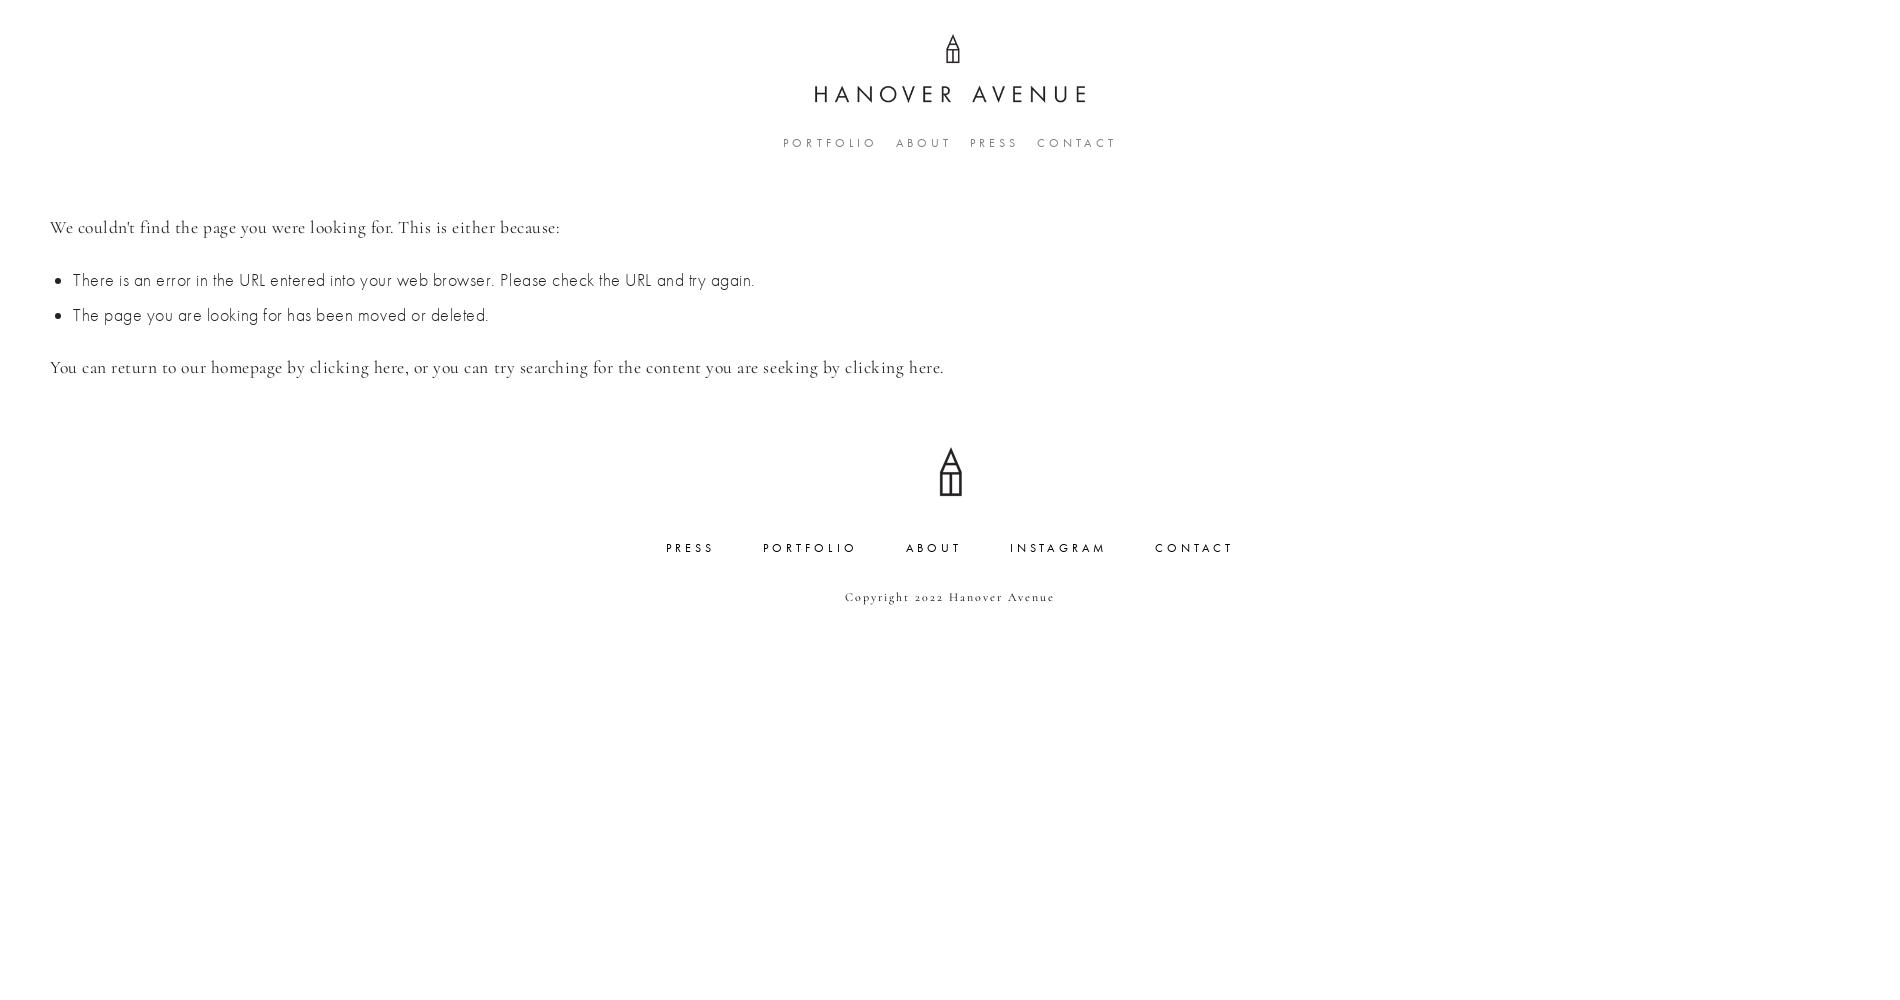 The width and height of the screenshot is (1900, 1000). What do you see at coordinates (72, 279) in the screenshot?
I see `'There is an error in the URL entered into your web browser. Please check the URL and try again.'` at bounding box center [72, 279].